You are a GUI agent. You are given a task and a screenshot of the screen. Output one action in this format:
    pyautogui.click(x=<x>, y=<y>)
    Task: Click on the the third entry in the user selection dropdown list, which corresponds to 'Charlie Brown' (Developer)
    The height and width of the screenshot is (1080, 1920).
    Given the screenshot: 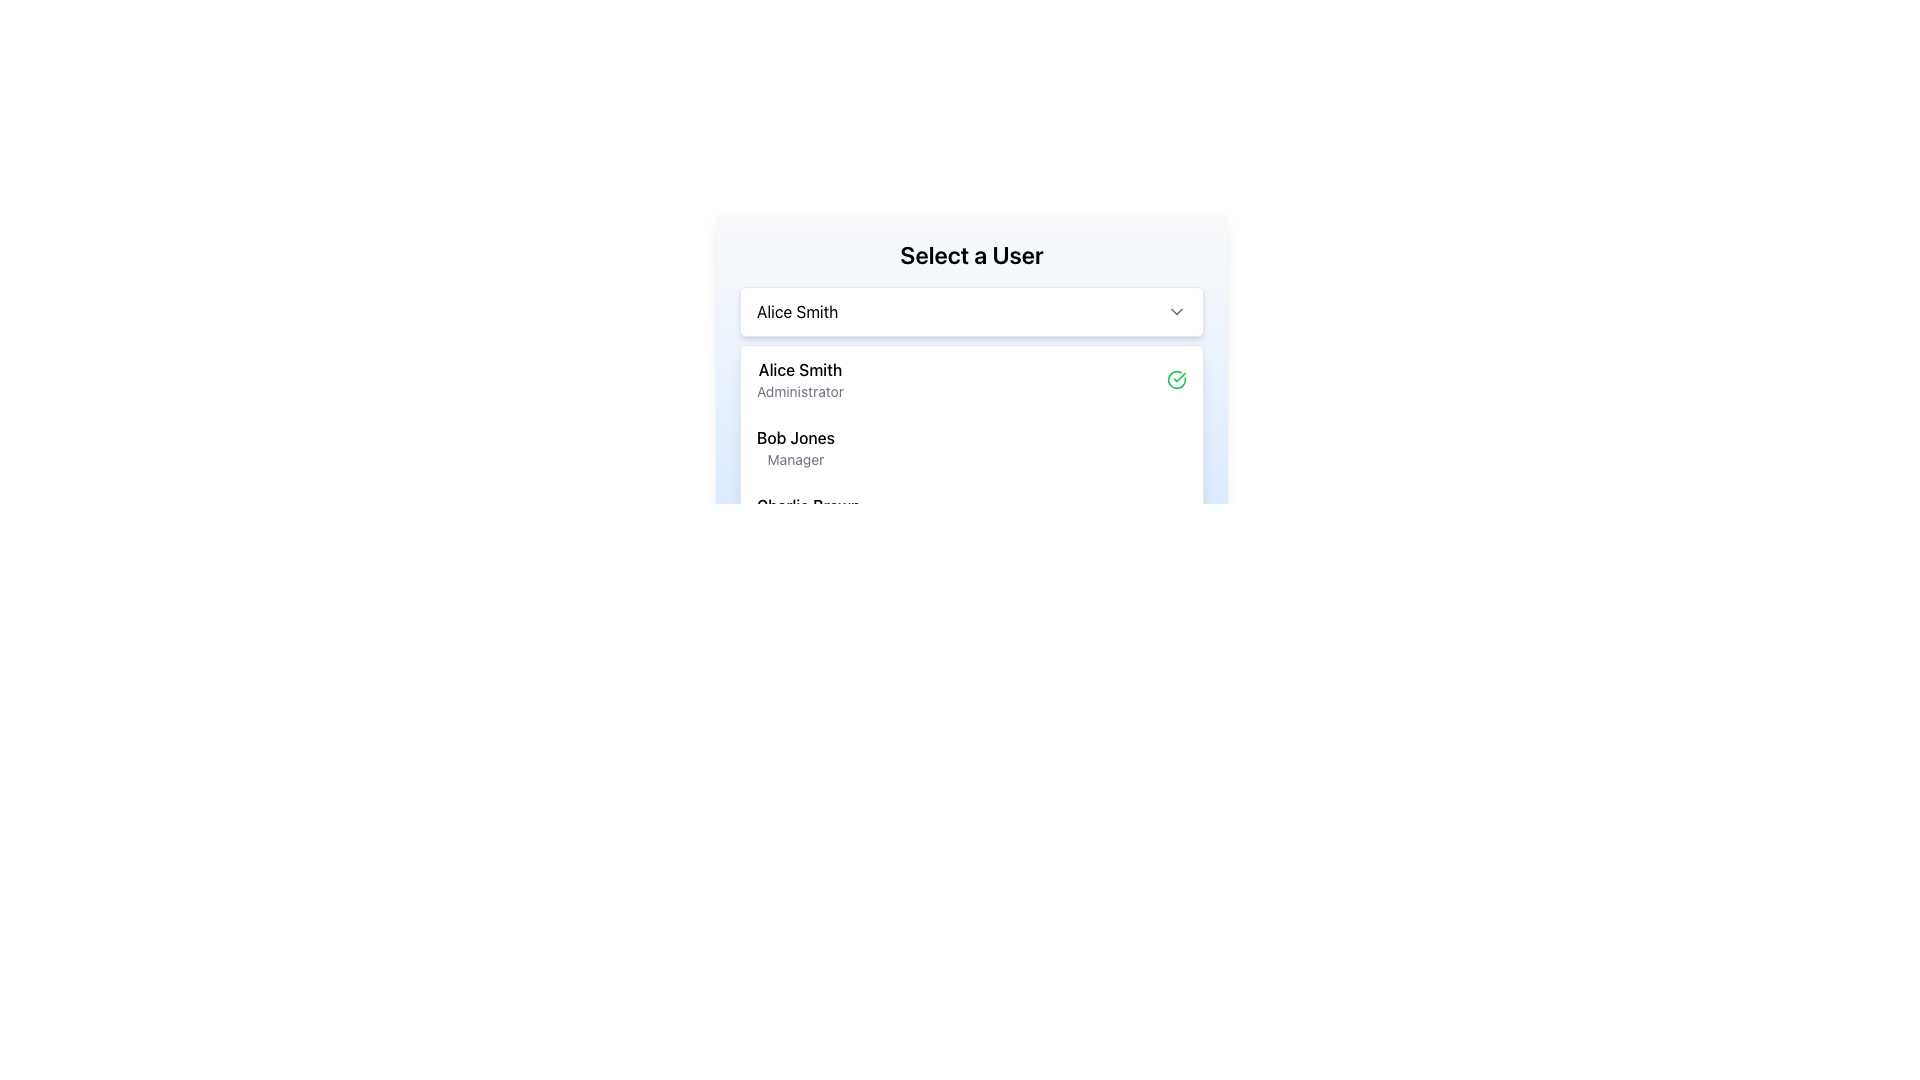 What is the action you would take?
    pyautogui.click(x=808, y=515)
    